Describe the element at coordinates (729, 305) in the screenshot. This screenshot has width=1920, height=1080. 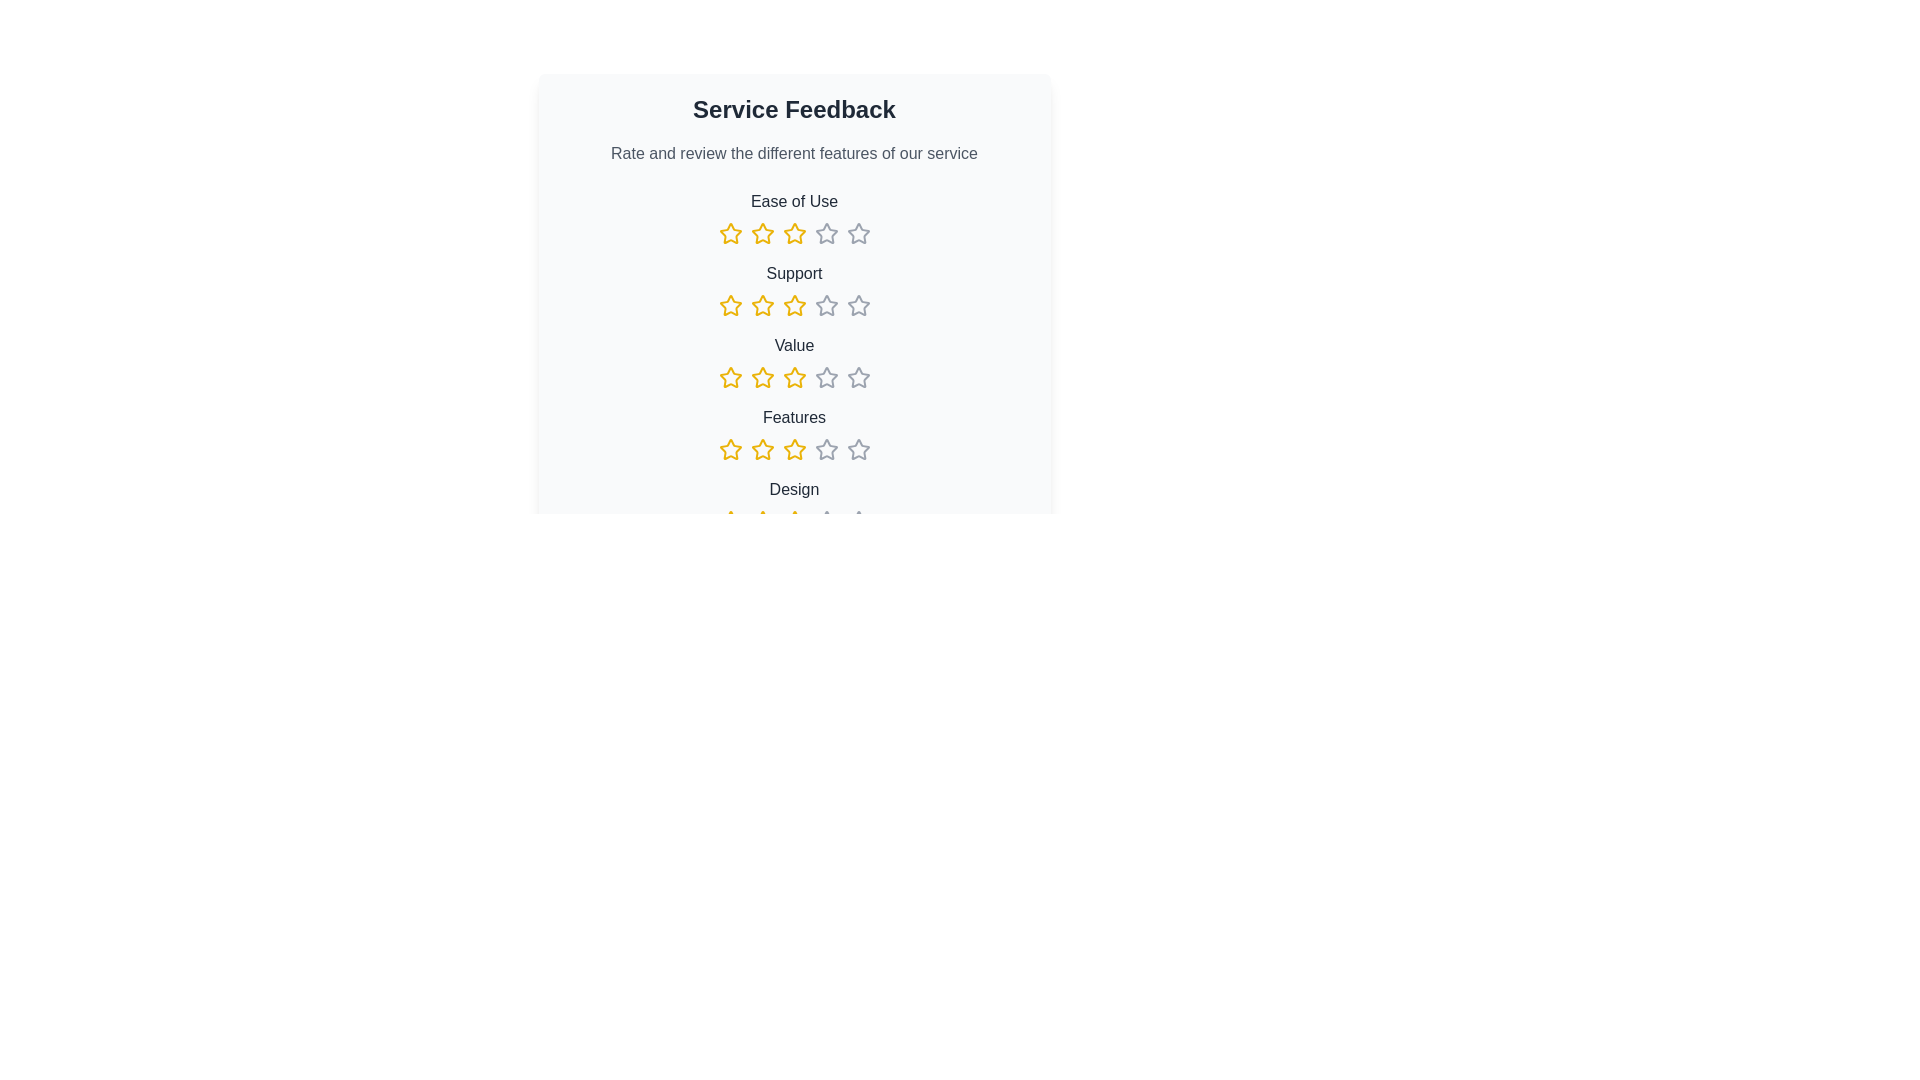
I see `the first star icon button in the 'Support' rating section` at that location.